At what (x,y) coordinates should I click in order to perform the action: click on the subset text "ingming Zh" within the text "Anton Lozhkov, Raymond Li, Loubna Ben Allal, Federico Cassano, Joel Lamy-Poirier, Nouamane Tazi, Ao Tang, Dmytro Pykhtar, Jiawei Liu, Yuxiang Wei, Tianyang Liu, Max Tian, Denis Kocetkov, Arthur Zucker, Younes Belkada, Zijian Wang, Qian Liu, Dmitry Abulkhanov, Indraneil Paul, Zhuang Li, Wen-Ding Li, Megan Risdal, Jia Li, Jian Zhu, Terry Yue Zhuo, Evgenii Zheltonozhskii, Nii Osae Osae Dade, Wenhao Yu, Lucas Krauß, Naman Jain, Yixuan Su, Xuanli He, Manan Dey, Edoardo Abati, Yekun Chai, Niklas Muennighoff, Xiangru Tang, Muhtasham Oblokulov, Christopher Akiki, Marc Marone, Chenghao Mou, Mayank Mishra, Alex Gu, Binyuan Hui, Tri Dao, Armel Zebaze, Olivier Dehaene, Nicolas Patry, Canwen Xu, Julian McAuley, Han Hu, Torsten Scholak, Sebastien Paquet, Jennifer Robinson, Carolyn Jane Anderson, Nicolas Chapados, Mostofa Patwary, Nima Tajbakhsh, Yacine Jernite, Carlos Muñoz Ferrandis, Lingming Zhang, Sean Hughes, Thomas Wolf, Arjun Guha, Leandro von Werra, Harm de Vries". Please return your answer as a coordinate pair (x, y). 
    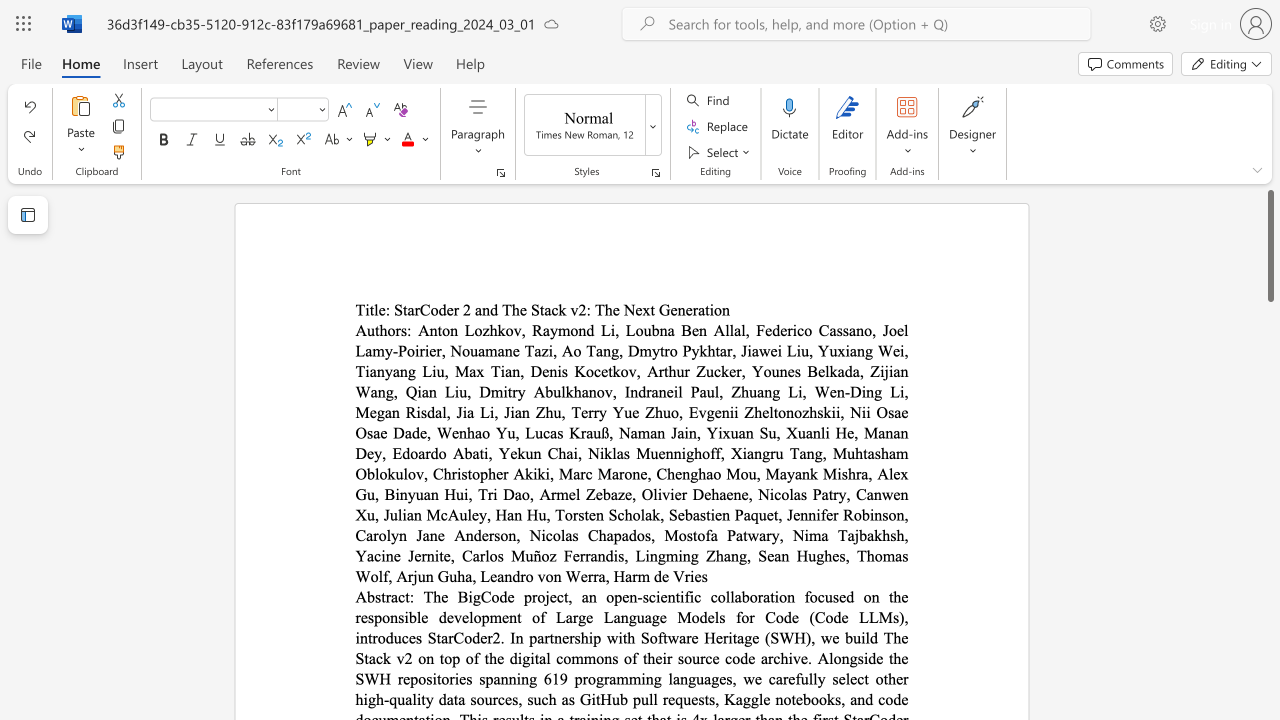
    Looking at the image, I should click on (645, 556).